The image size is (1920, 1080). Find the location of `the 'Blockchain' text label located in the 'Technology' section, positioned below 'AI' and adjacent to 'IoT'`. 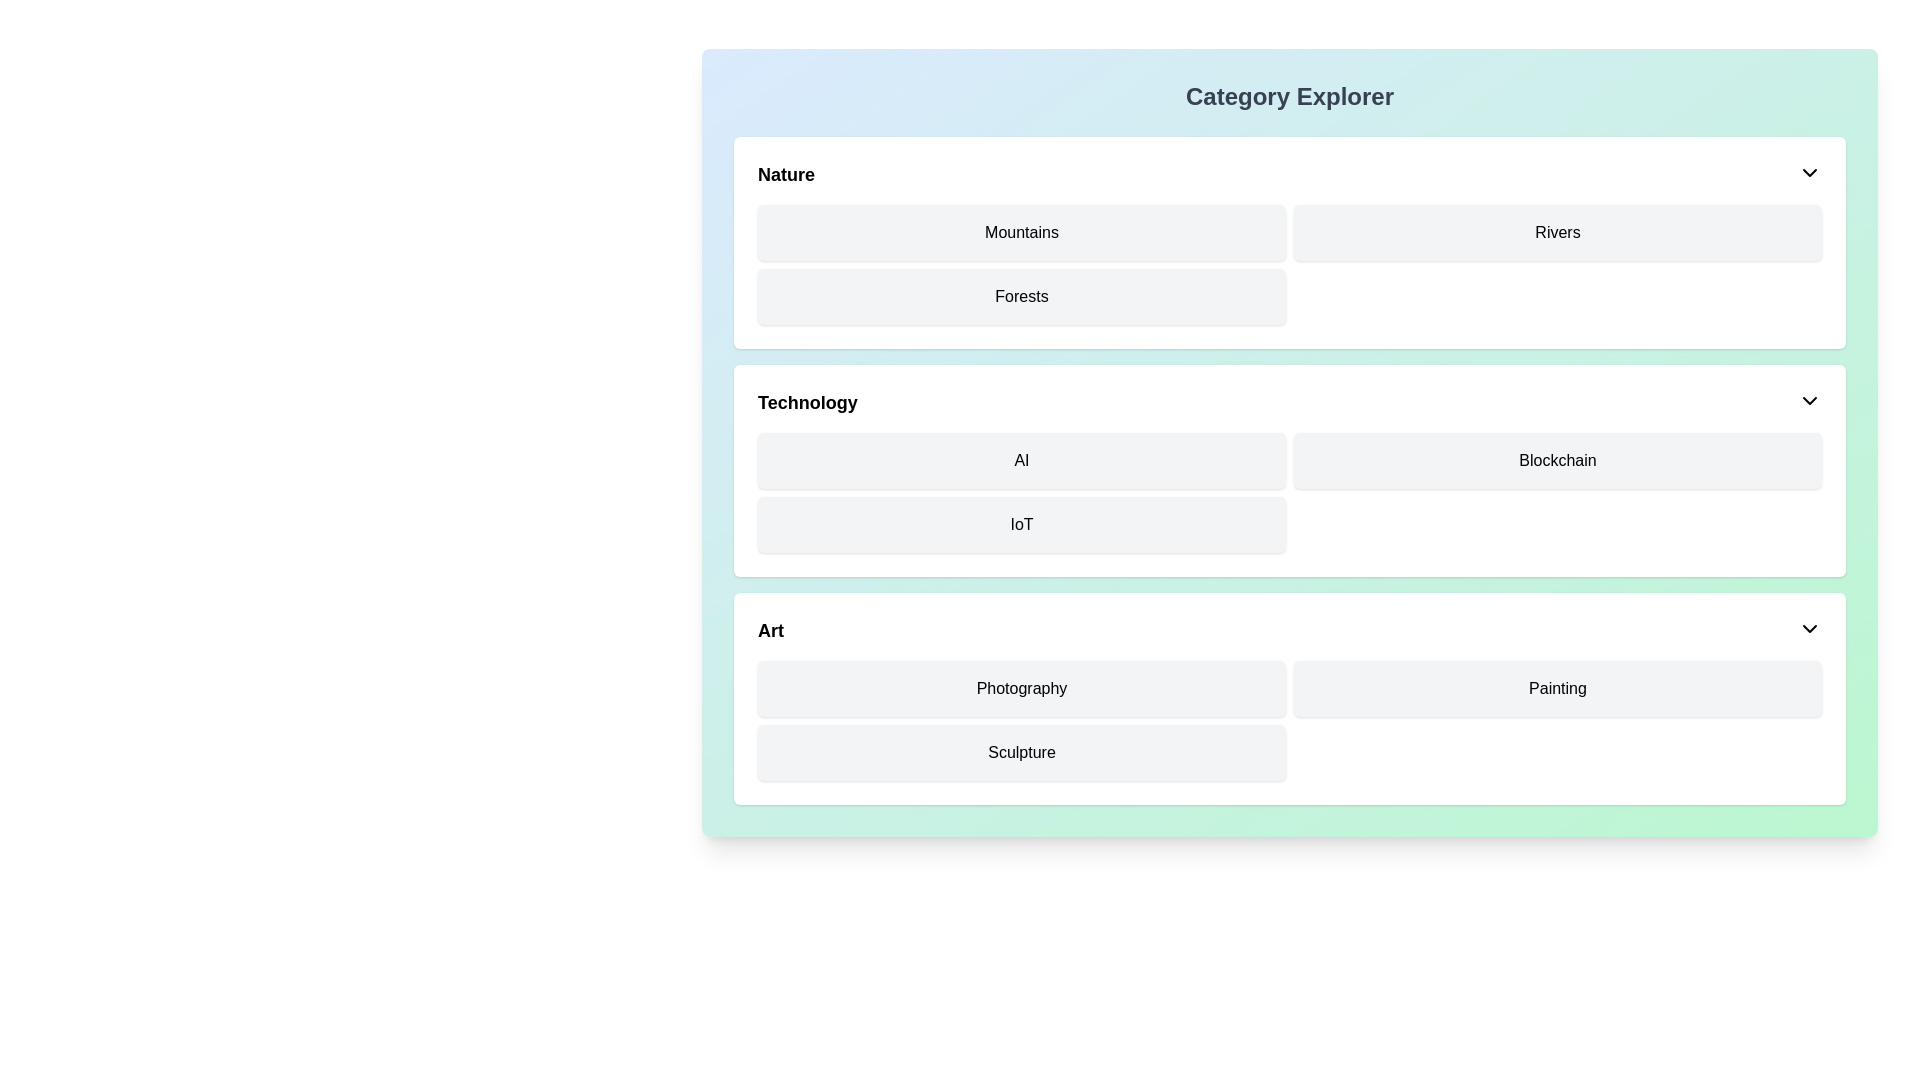

the 'Blockchain' text label located in the 'Technology' section, positioned below 'AI' and adjacent to 'IoT' is located at coordinates (1557, 461).